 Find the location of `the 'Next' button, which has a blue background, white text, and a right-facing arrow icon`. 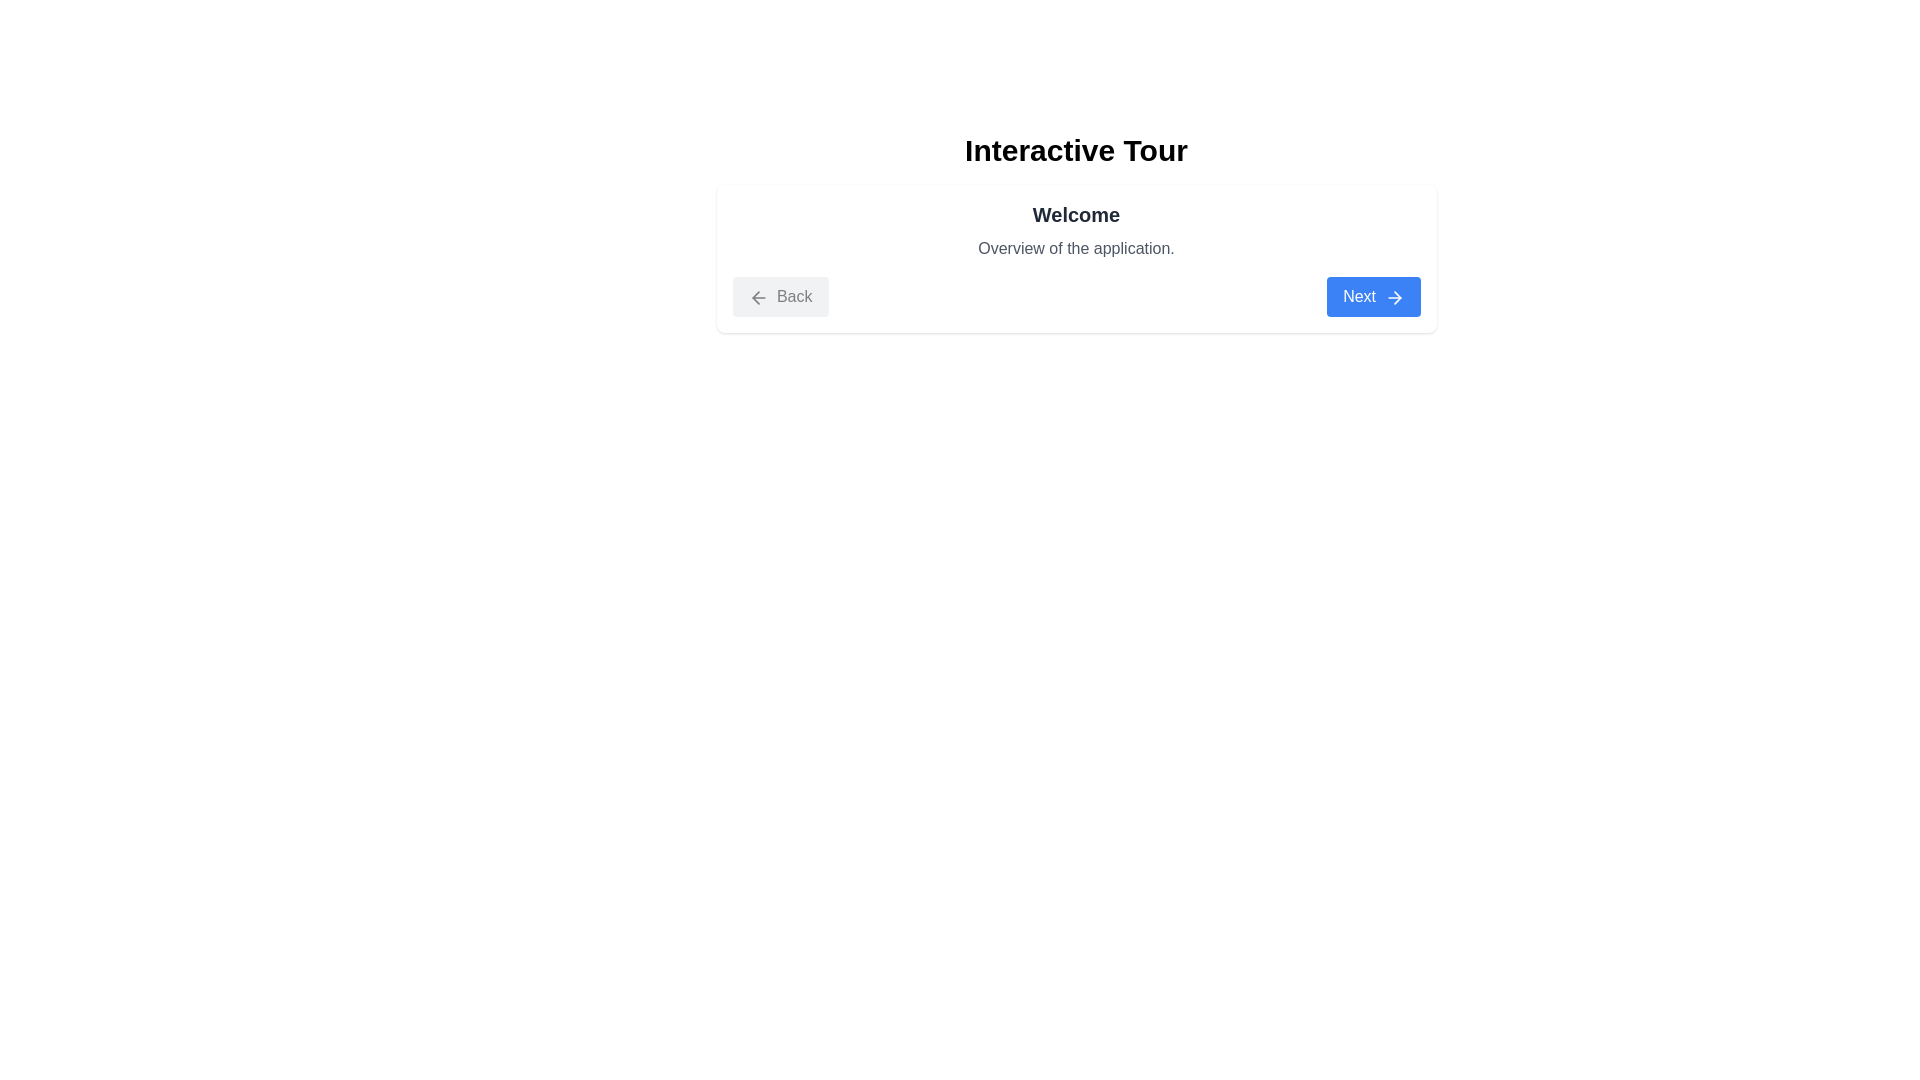

the 'Next' button, which has a blue background, white text, and a right-facing arrow icon is located at coordinates (1372, 297).